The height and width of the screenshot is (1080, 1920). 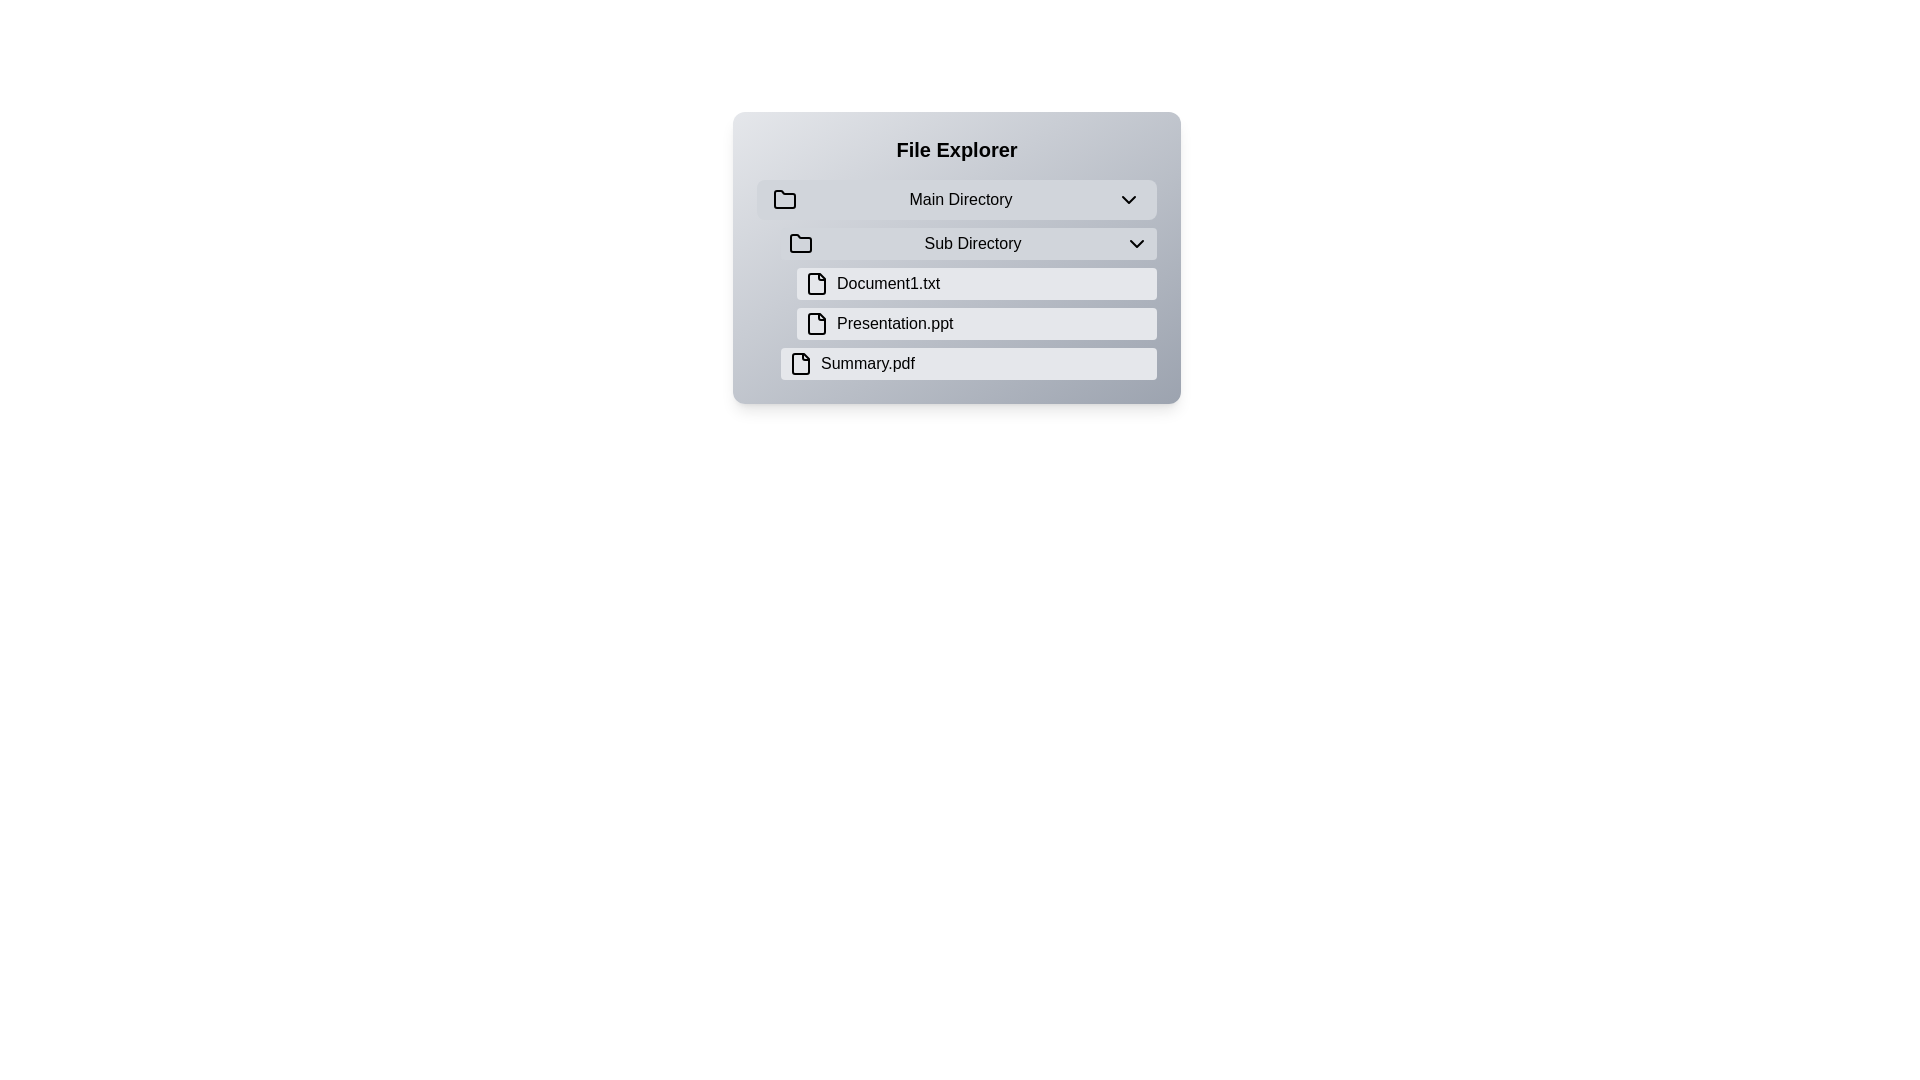 What do you see at coordinates (816, 284) in the screenshot?
I see `the SVG graphic icon resembling a document outline located to the left of the 'Document1.txt' label in the file explorer interface` at bounding box center [816, 284].